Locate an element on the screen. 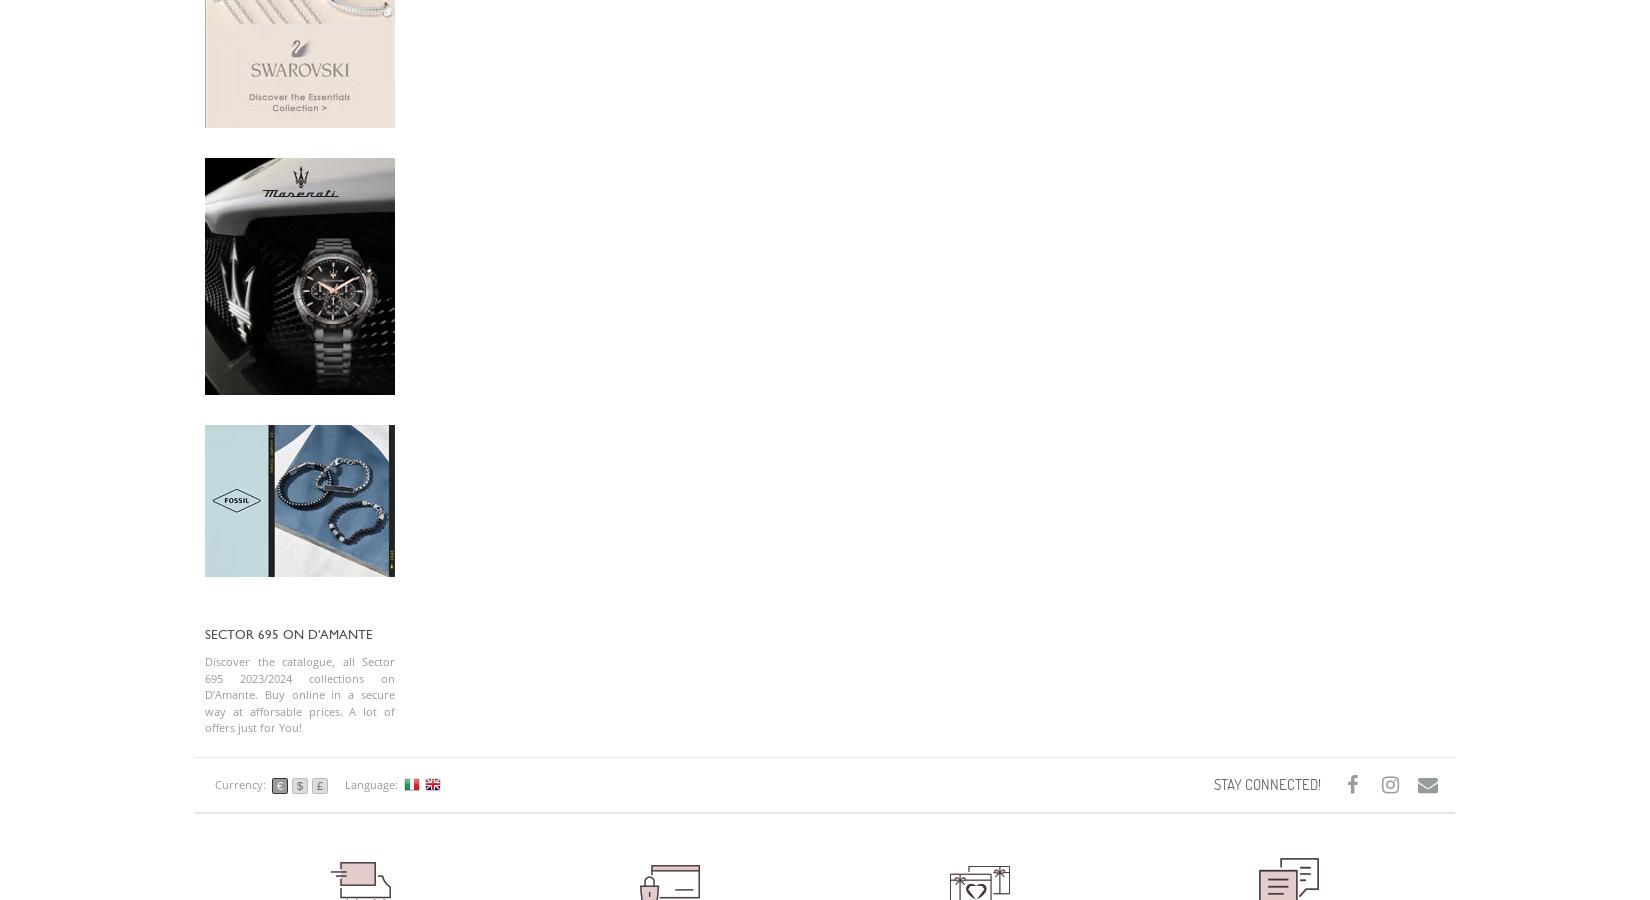  'Lucien rochat' is located at coordinates (1080, 34).